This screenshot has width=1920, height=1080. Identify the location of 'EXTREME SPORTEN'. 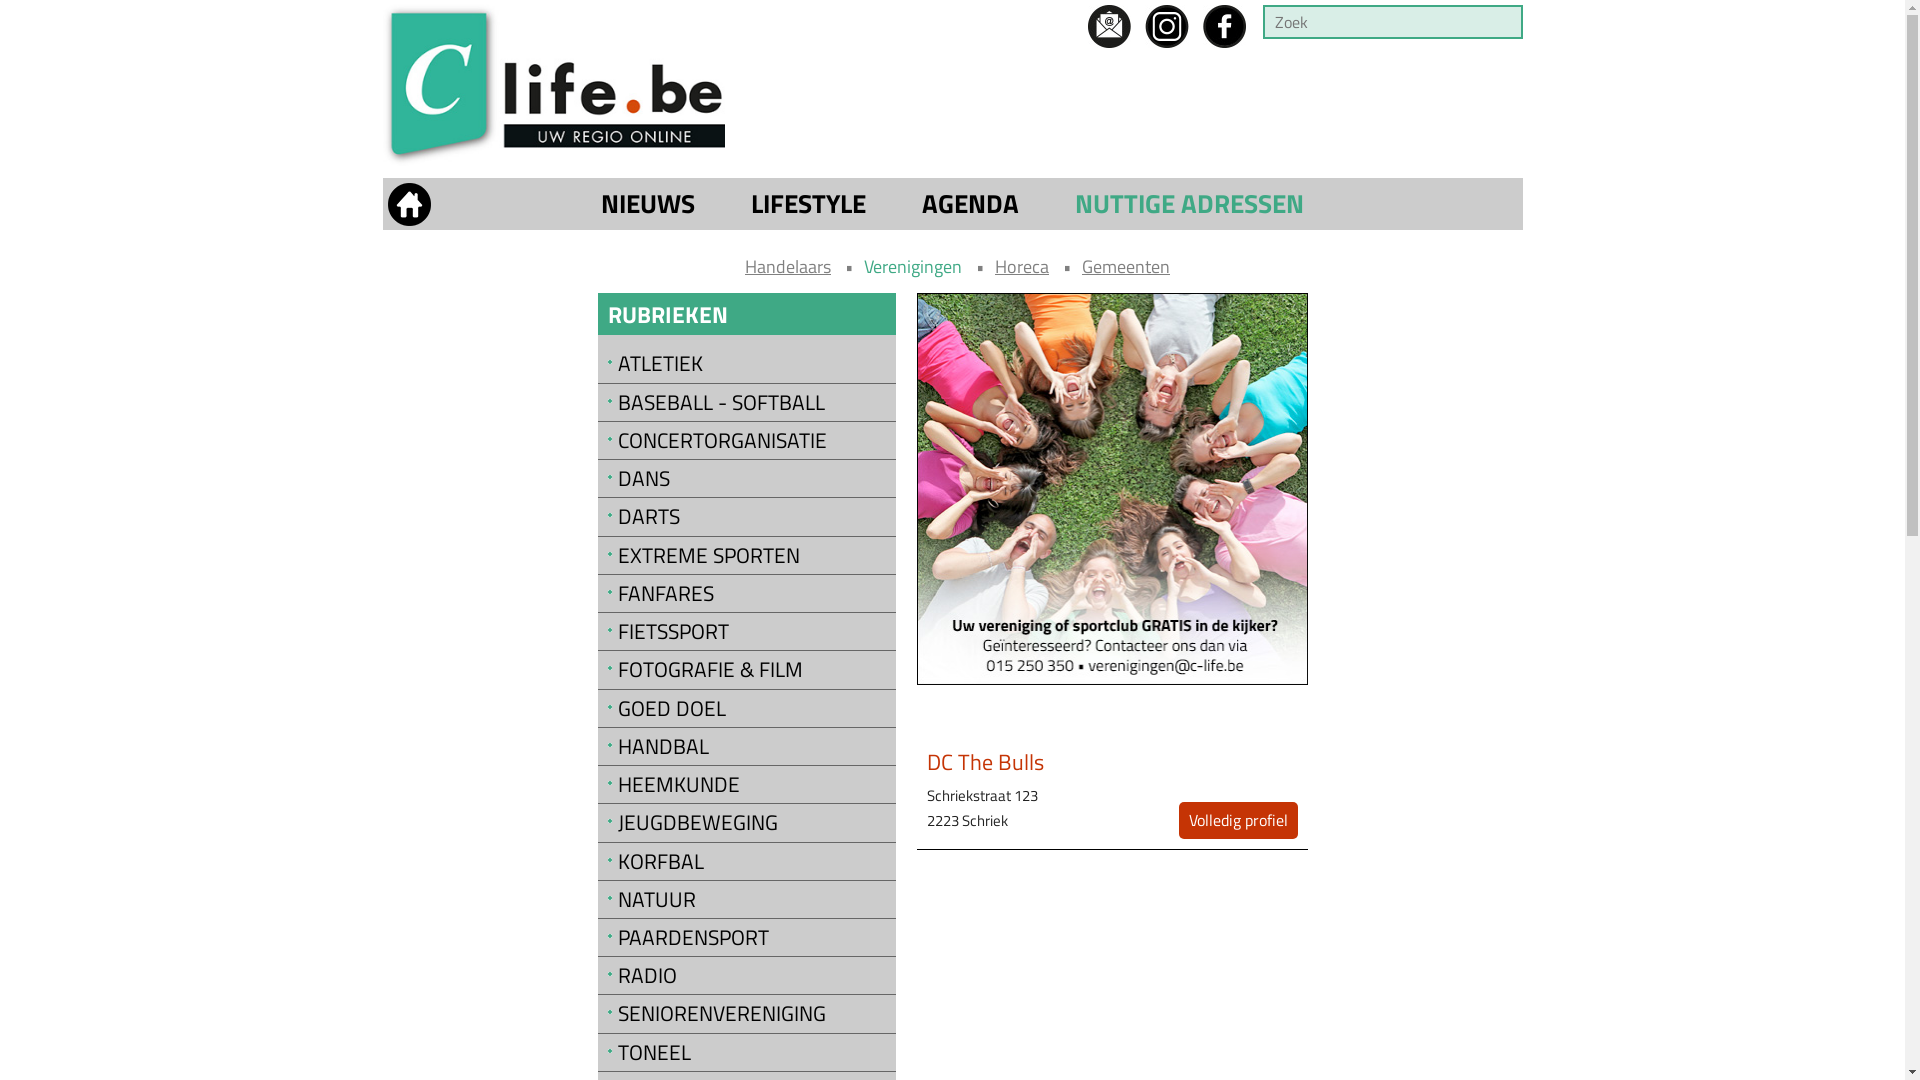
(607, 555).